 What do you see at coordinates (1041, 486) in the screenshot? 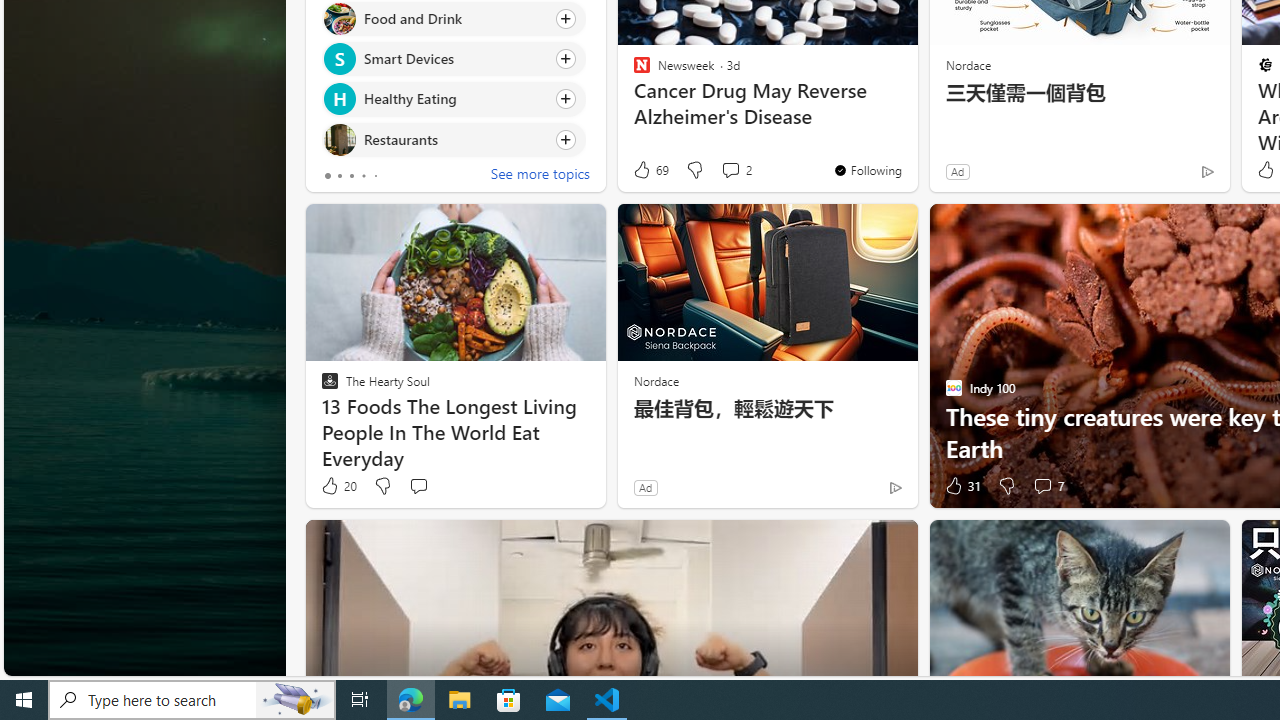
I see `'View comments 7 Comment'` at bounding box center [1041, 486].